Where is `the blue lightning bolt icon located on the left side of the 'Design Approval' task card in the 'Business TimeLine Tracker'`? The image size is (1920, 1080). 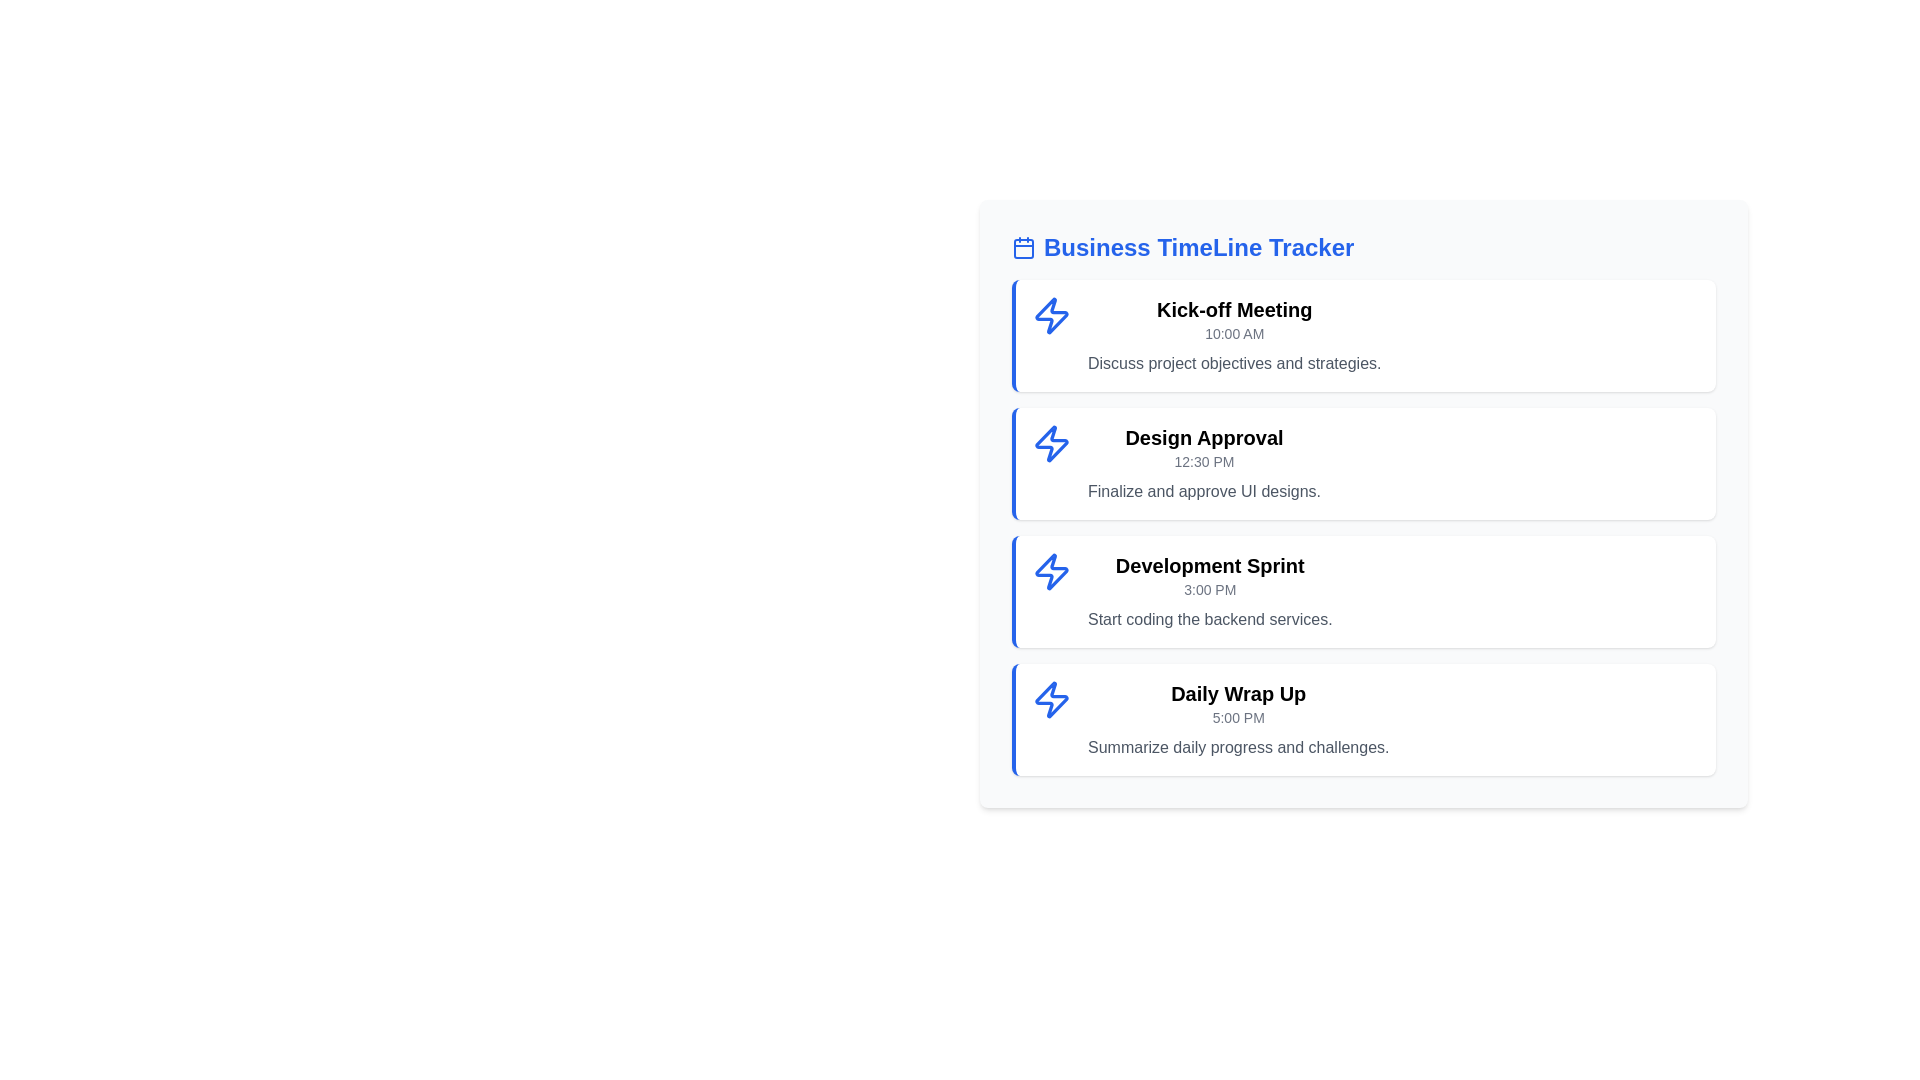
the blue lightning bolt icon located on the left side of the 'Design Approval' task card in the 'Business TimeLine Tracker' is located at coordinates (1050, 442).